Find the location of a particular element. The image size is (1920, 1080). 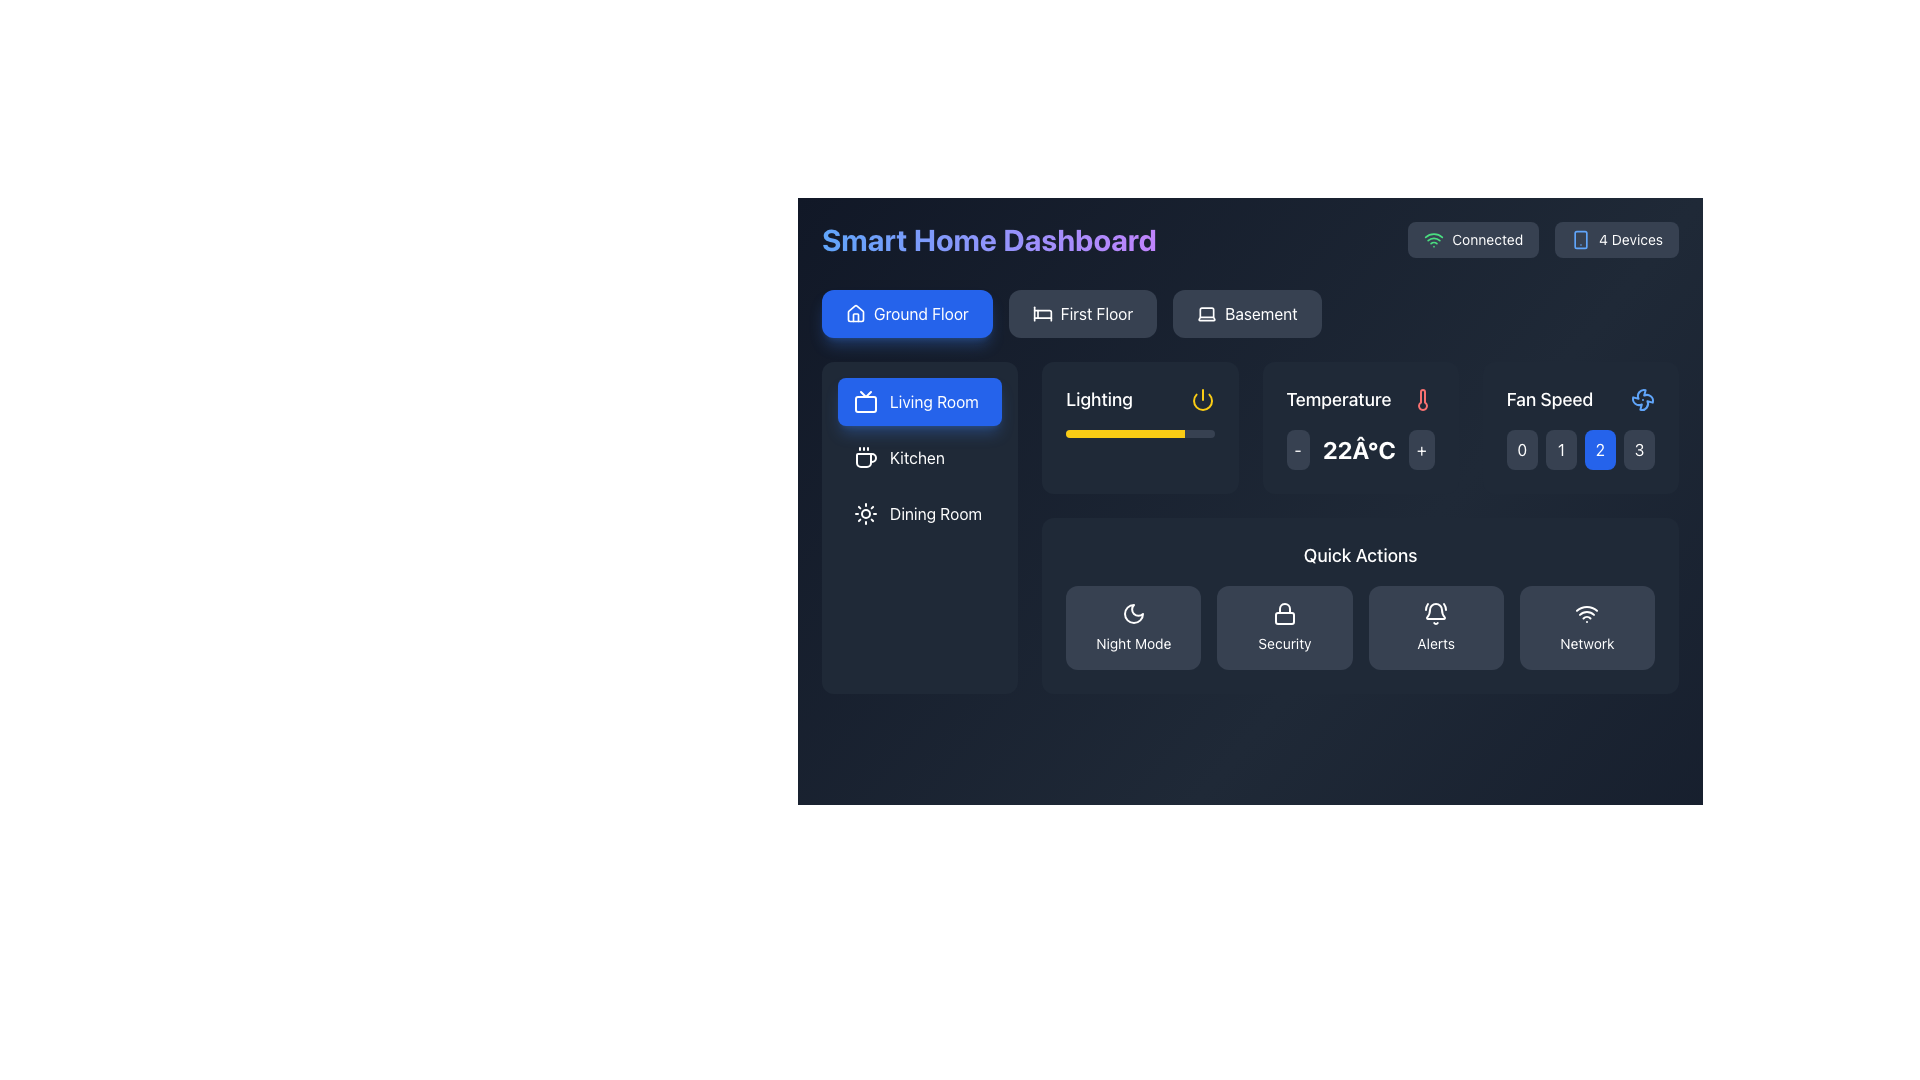

the 'Dining Room' text label in the vertical menu list is located at coordinates (935, 512).